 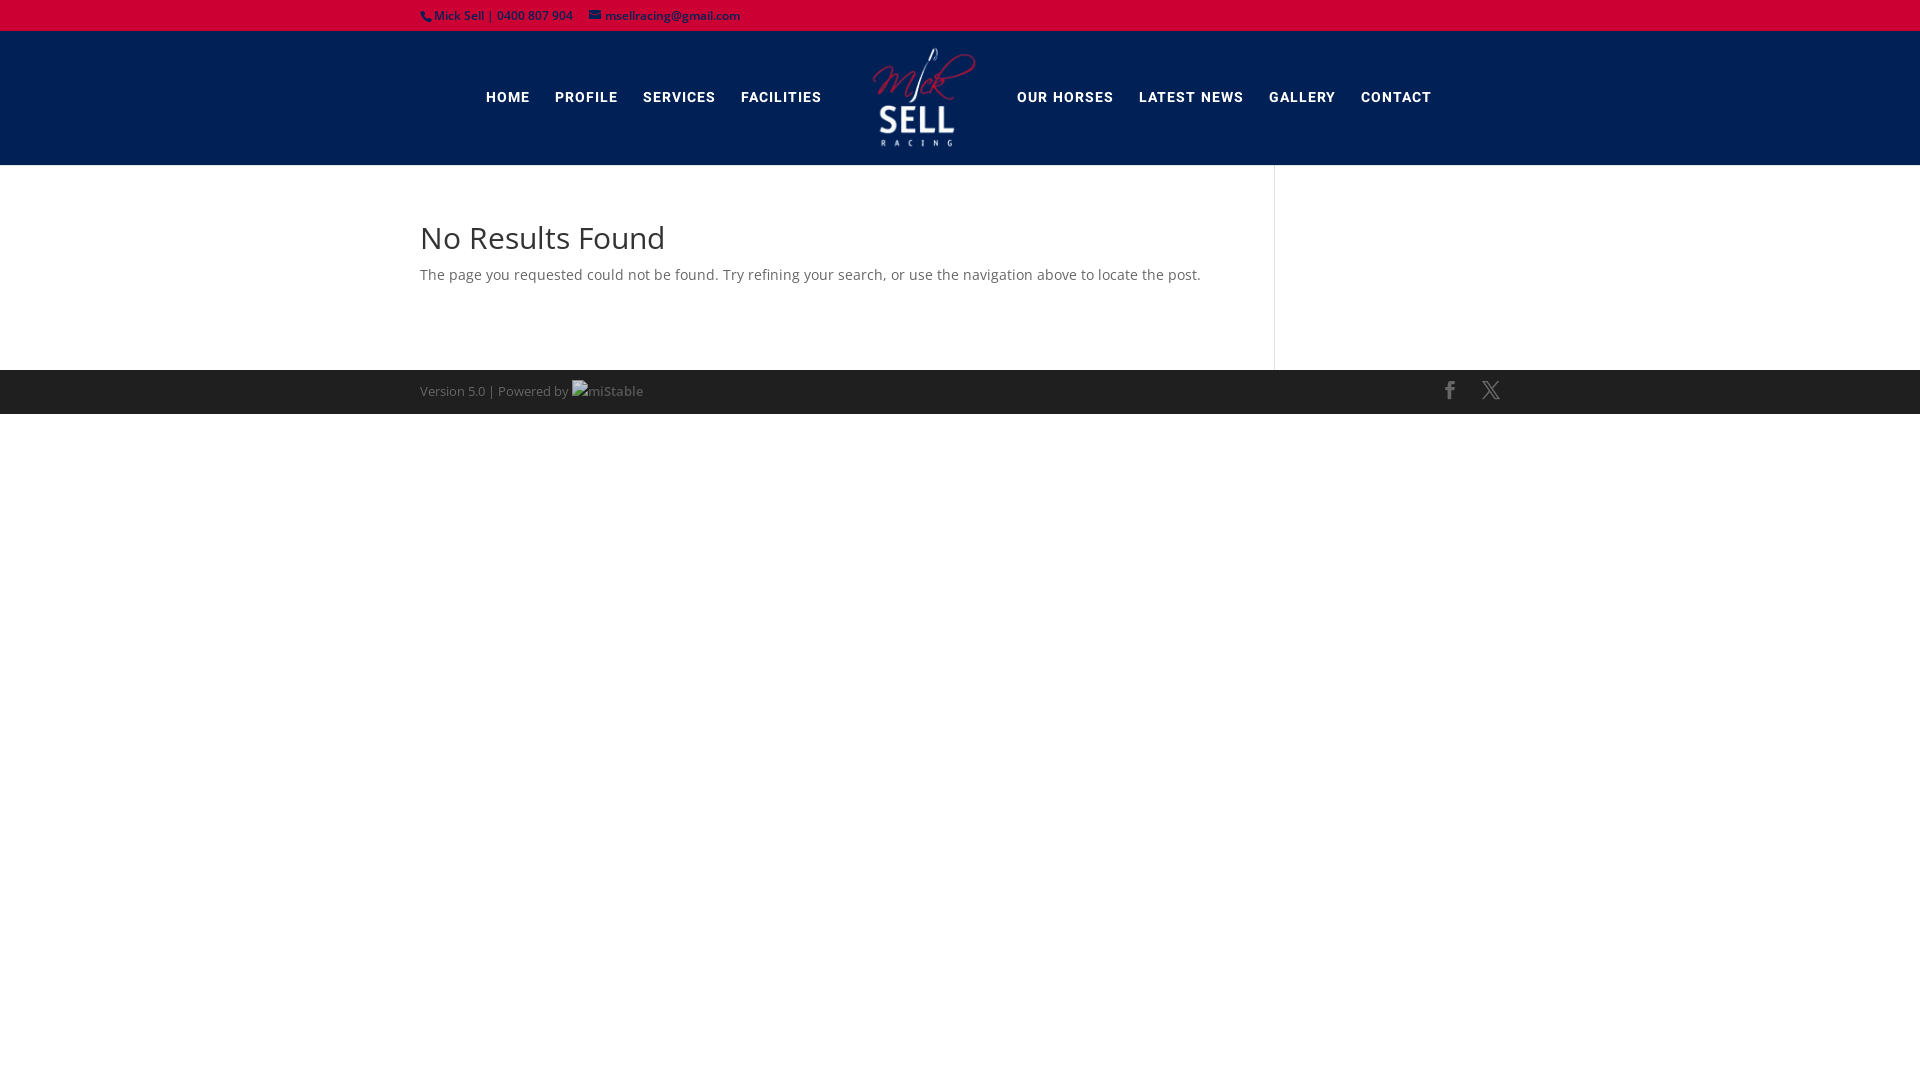 What do you see at coordinates (1395, 97) in the screenshot?
I see `'CONTACT'` at bounding box center [1395, 97].